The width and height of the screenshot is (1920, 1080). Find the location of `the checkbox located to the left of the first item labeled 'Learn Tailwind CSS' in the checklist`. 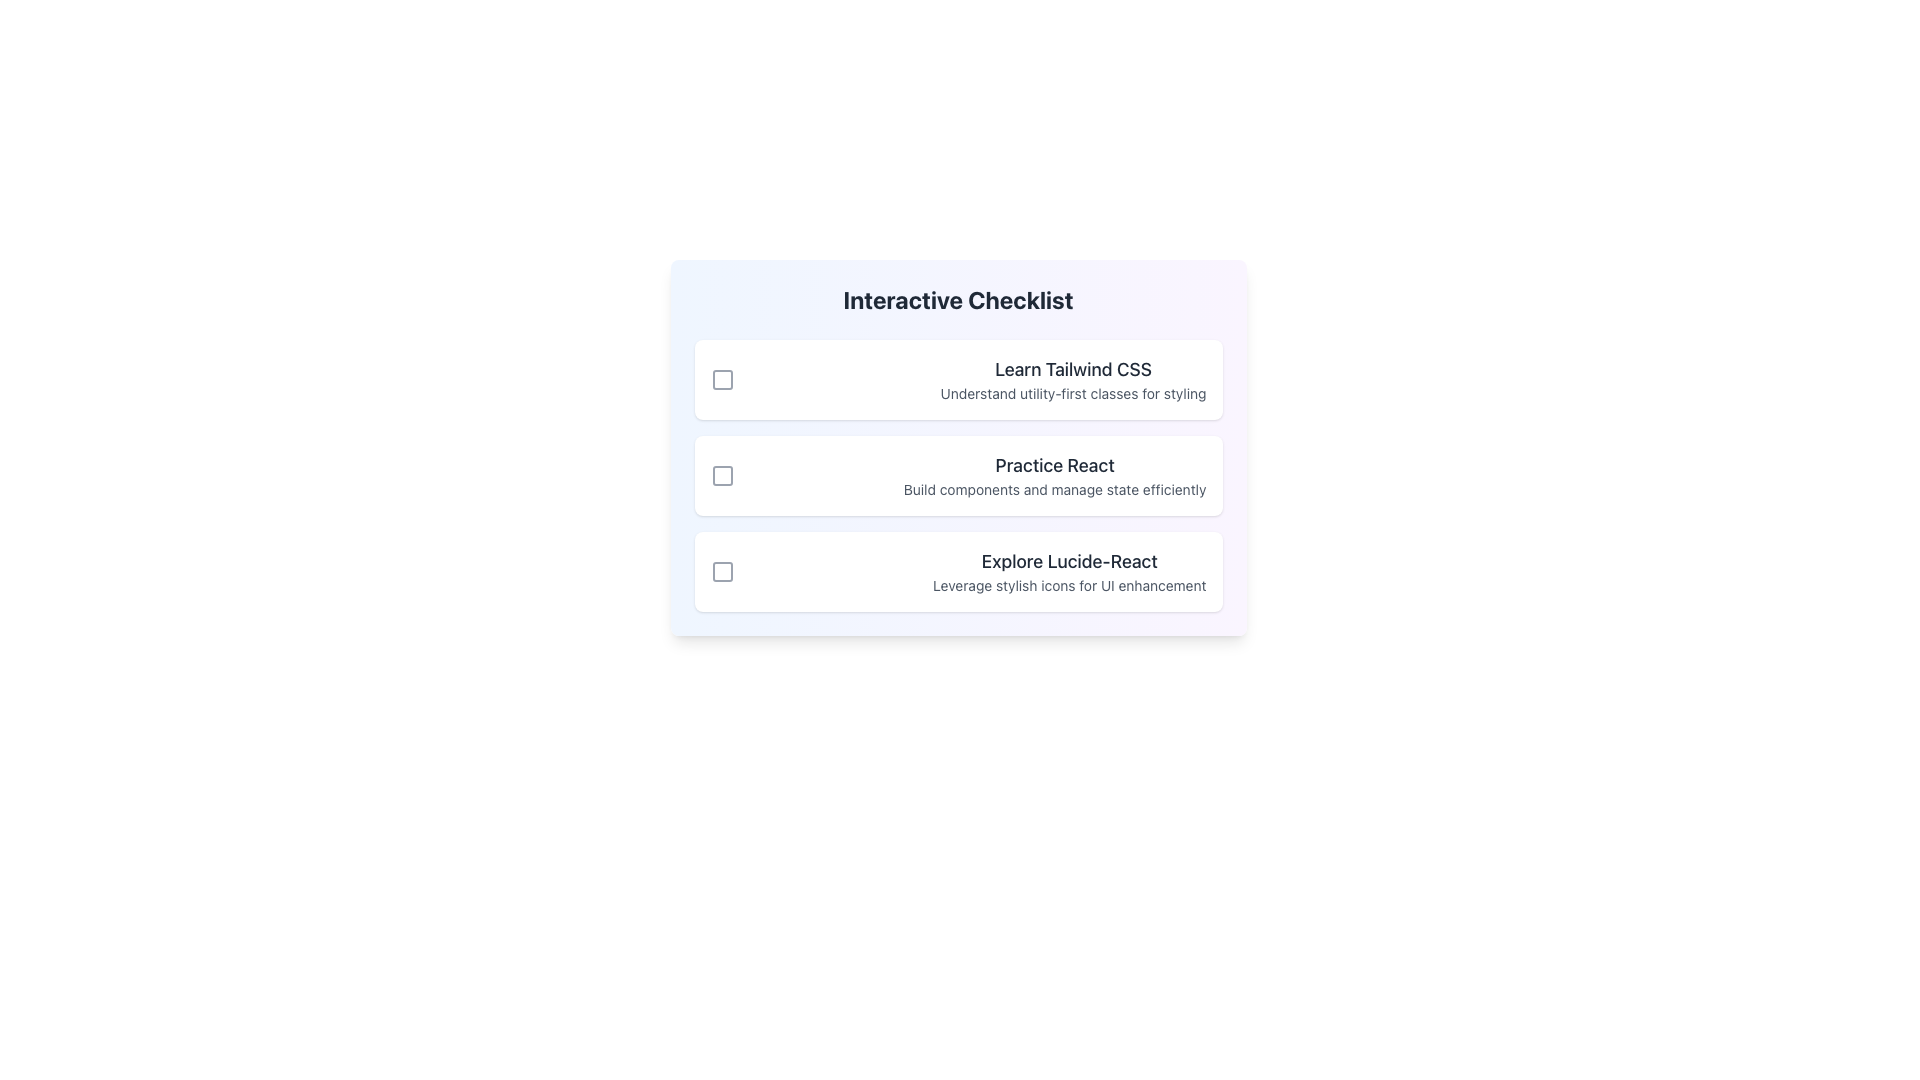

the checkbox located to the left of the first item labeled 'Learn Tailwind CSS' in the checklist is located at coordinates (721, 380).